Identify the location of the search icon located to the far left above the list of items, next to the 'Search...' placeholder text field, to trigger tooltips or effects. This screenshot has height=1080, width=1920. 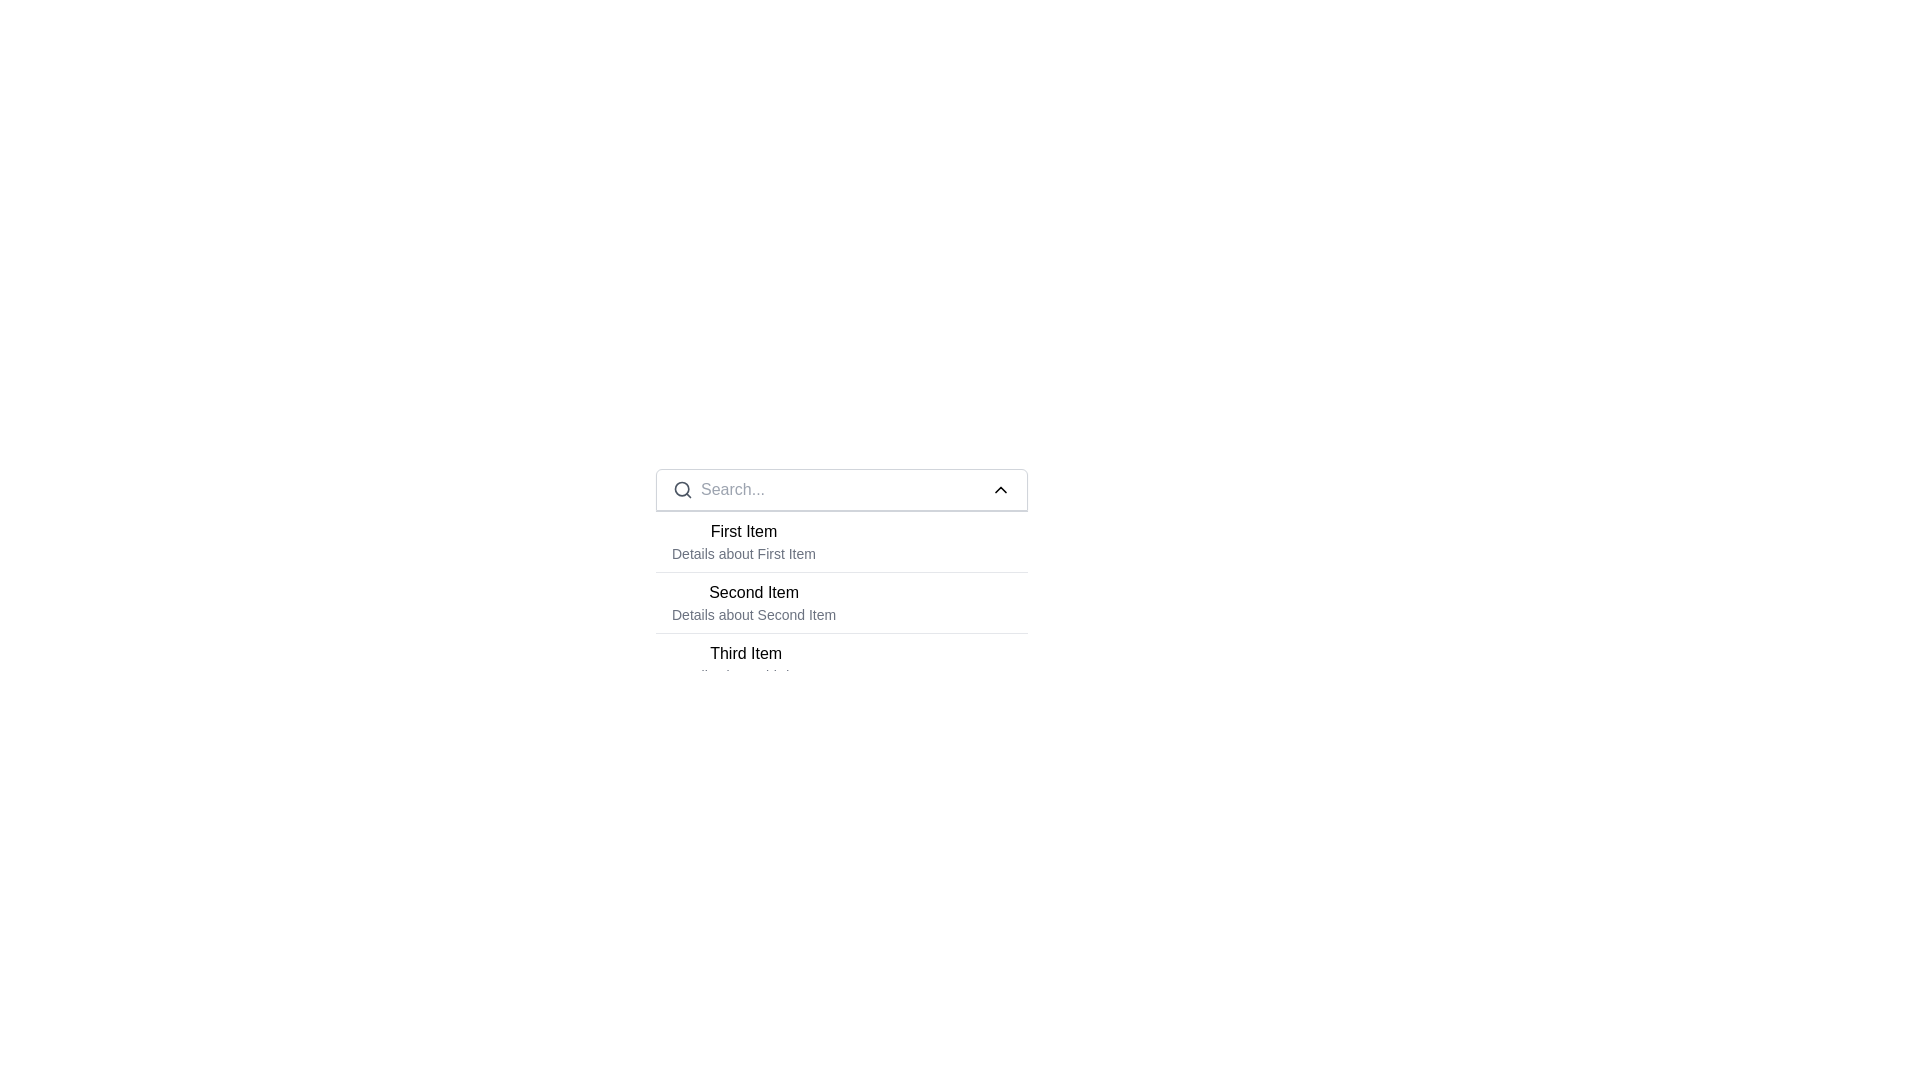
(682, 489).